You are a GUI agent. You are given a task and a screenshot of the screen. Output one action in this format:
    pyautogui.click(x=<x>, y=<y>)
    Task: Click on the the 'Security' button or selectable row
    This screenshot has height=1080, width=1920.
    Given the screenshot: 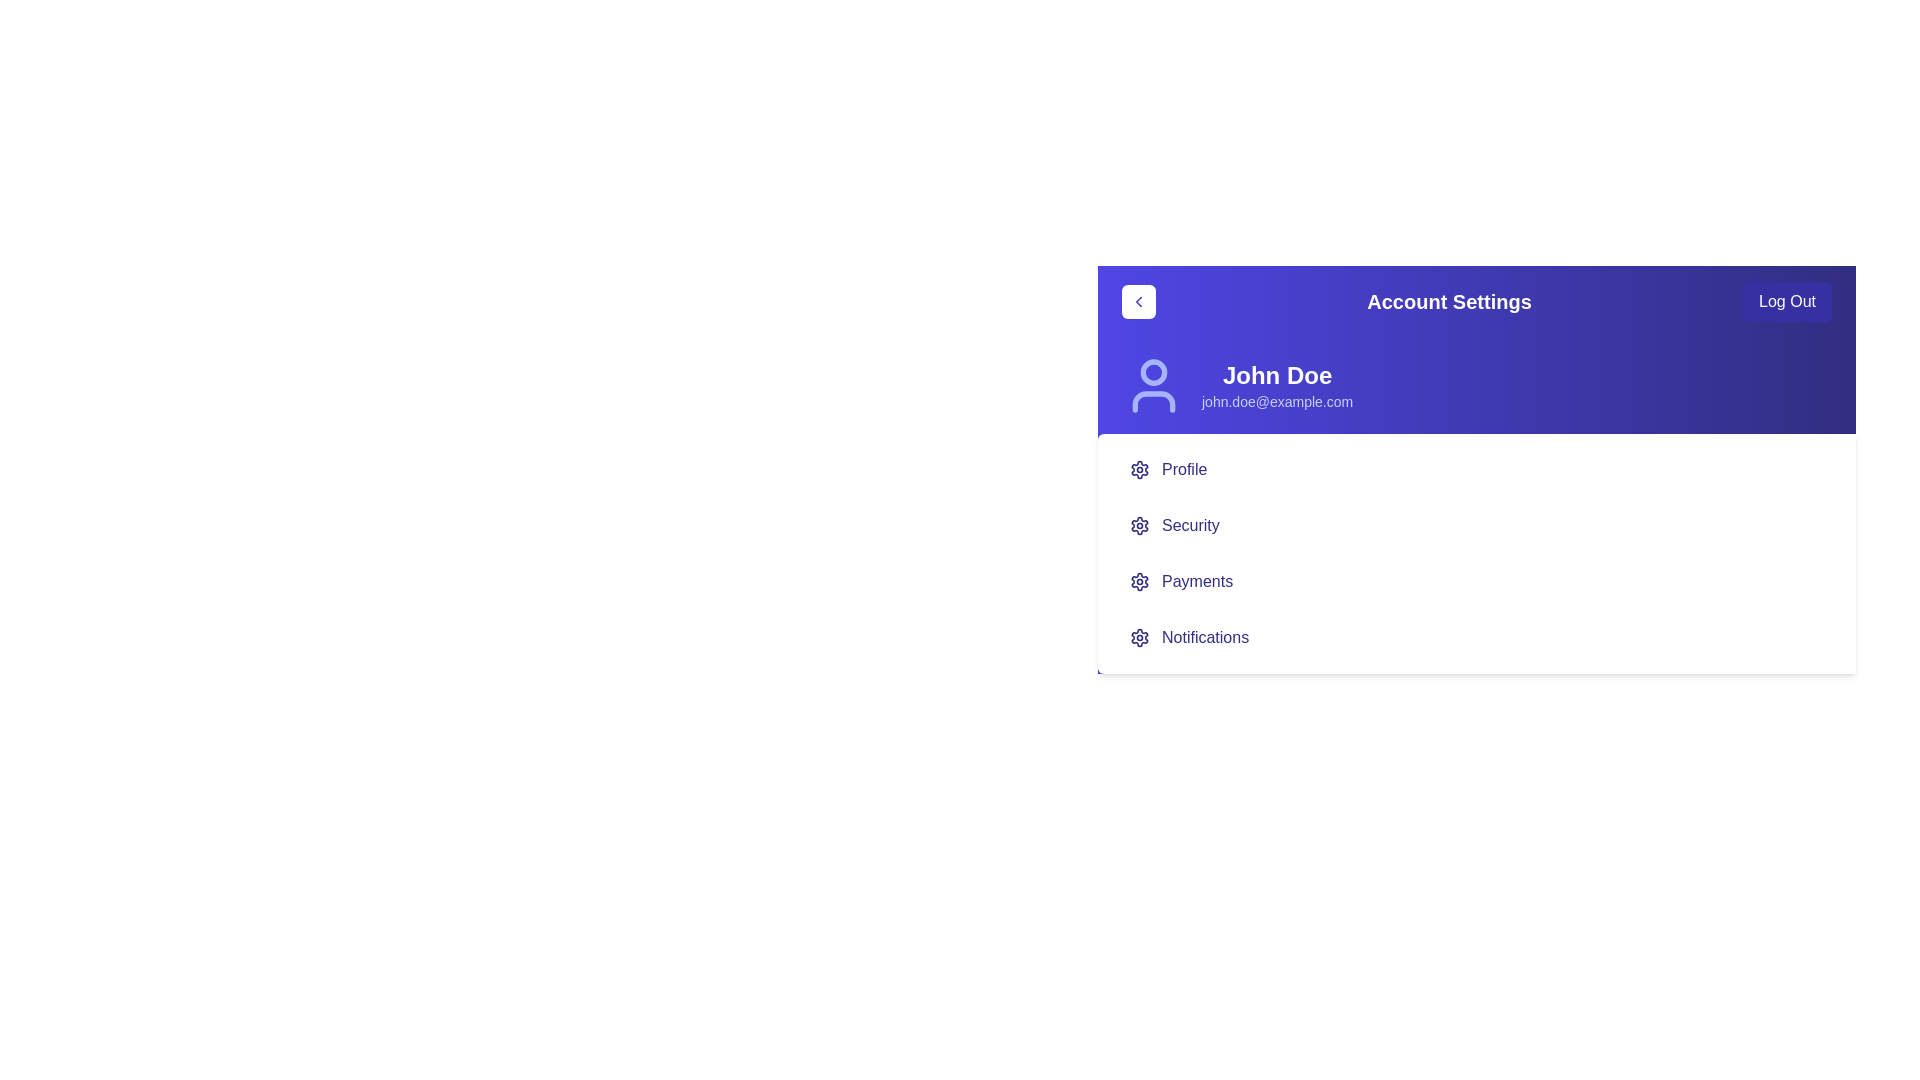 What is the action you would take?
    pyautogui.click(x=1477, y=524)
    